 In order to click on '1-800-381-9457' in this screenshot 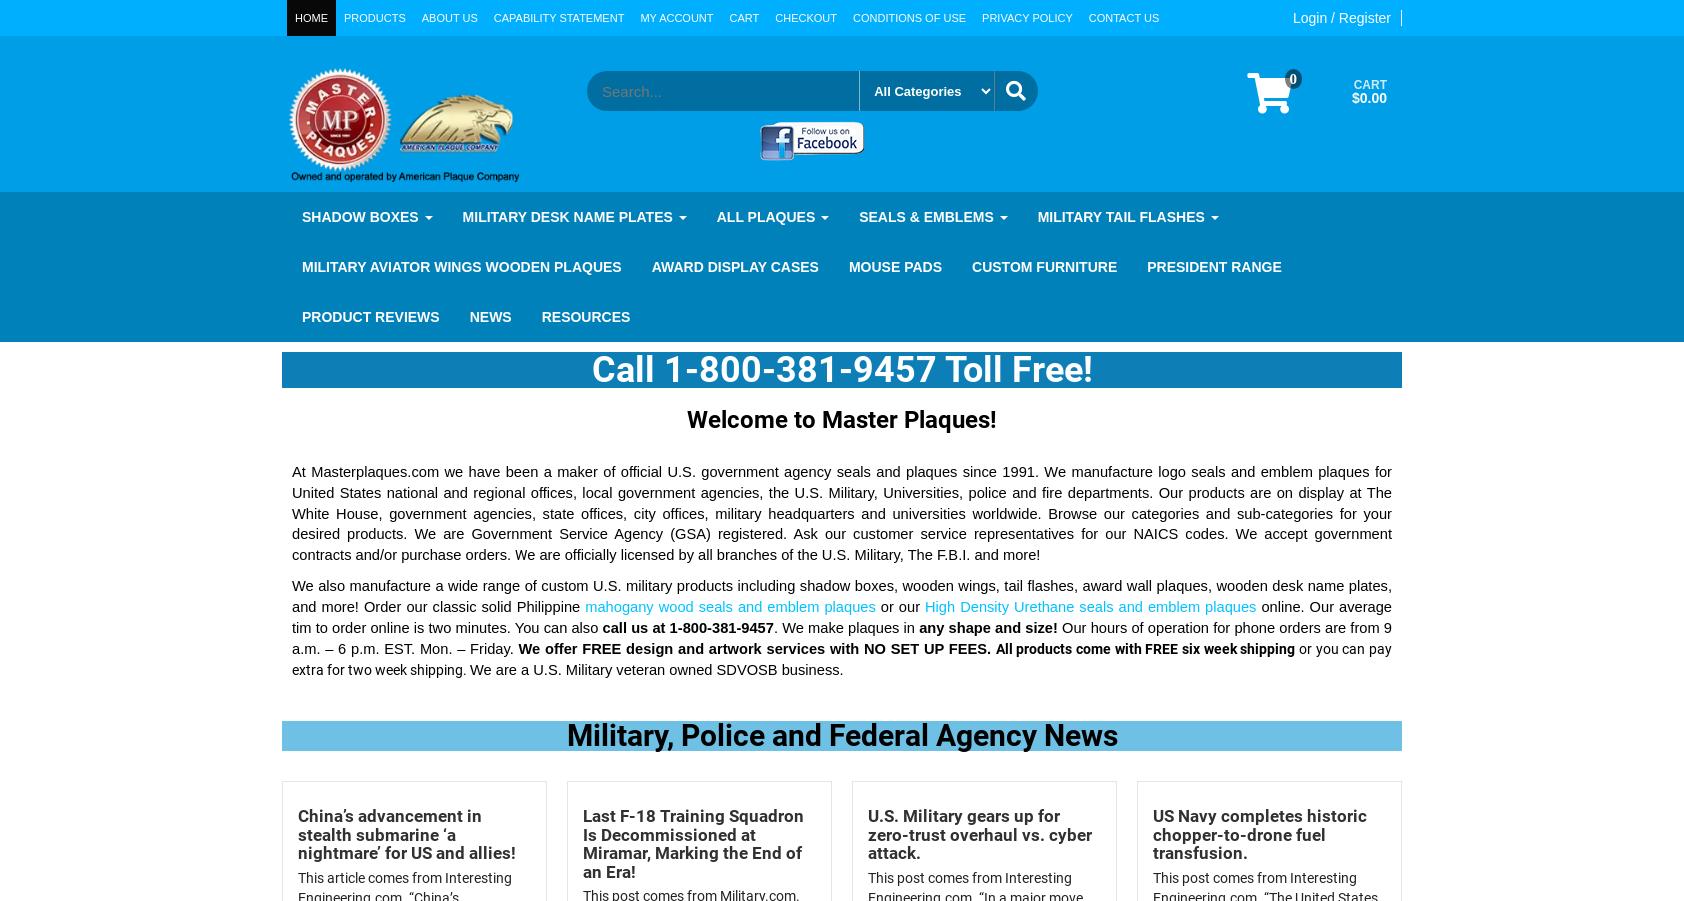, I will do `click(720, 626)`.